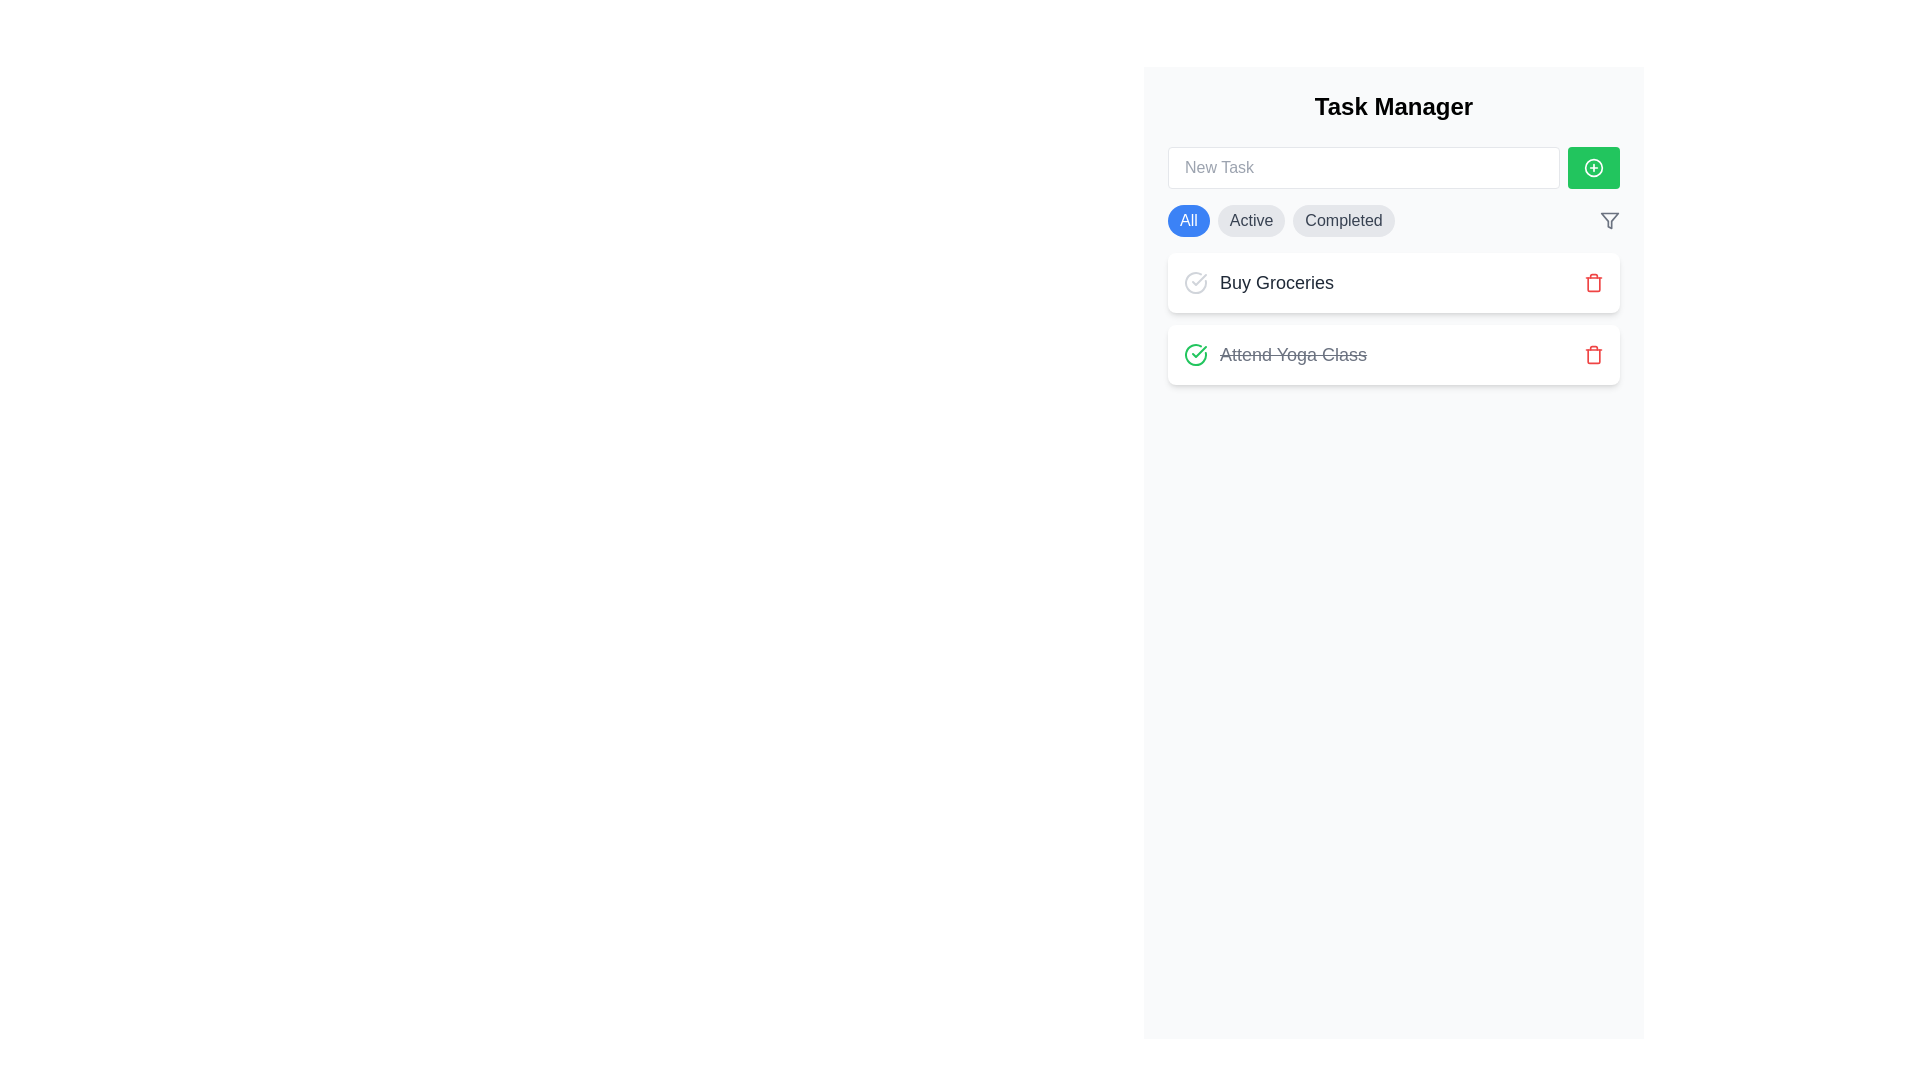  Describe the element at coordinates (1592, 282) in the screenshot. I see `the delete button located on the right side of the 'Buy Groceries' task` at that location.